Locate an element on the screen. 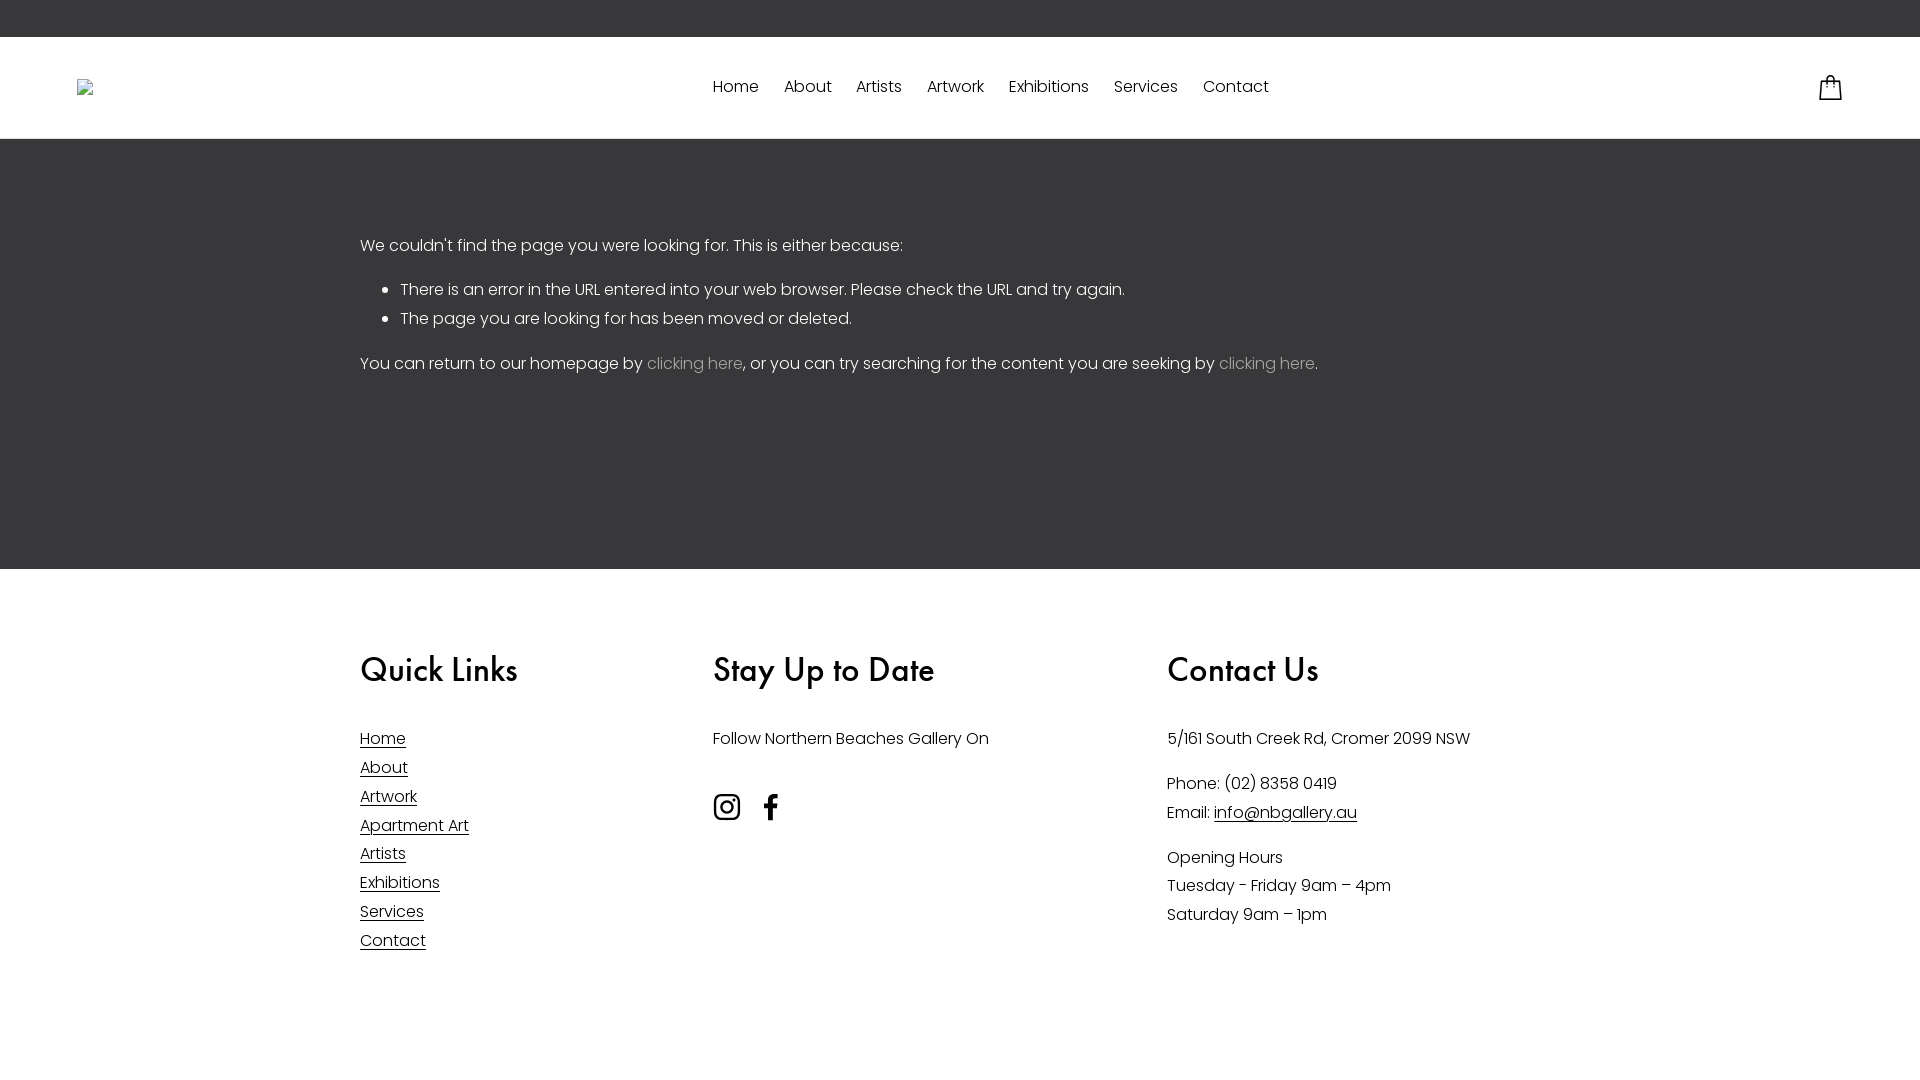  'Contact' is located at coordinates (1202, 86).